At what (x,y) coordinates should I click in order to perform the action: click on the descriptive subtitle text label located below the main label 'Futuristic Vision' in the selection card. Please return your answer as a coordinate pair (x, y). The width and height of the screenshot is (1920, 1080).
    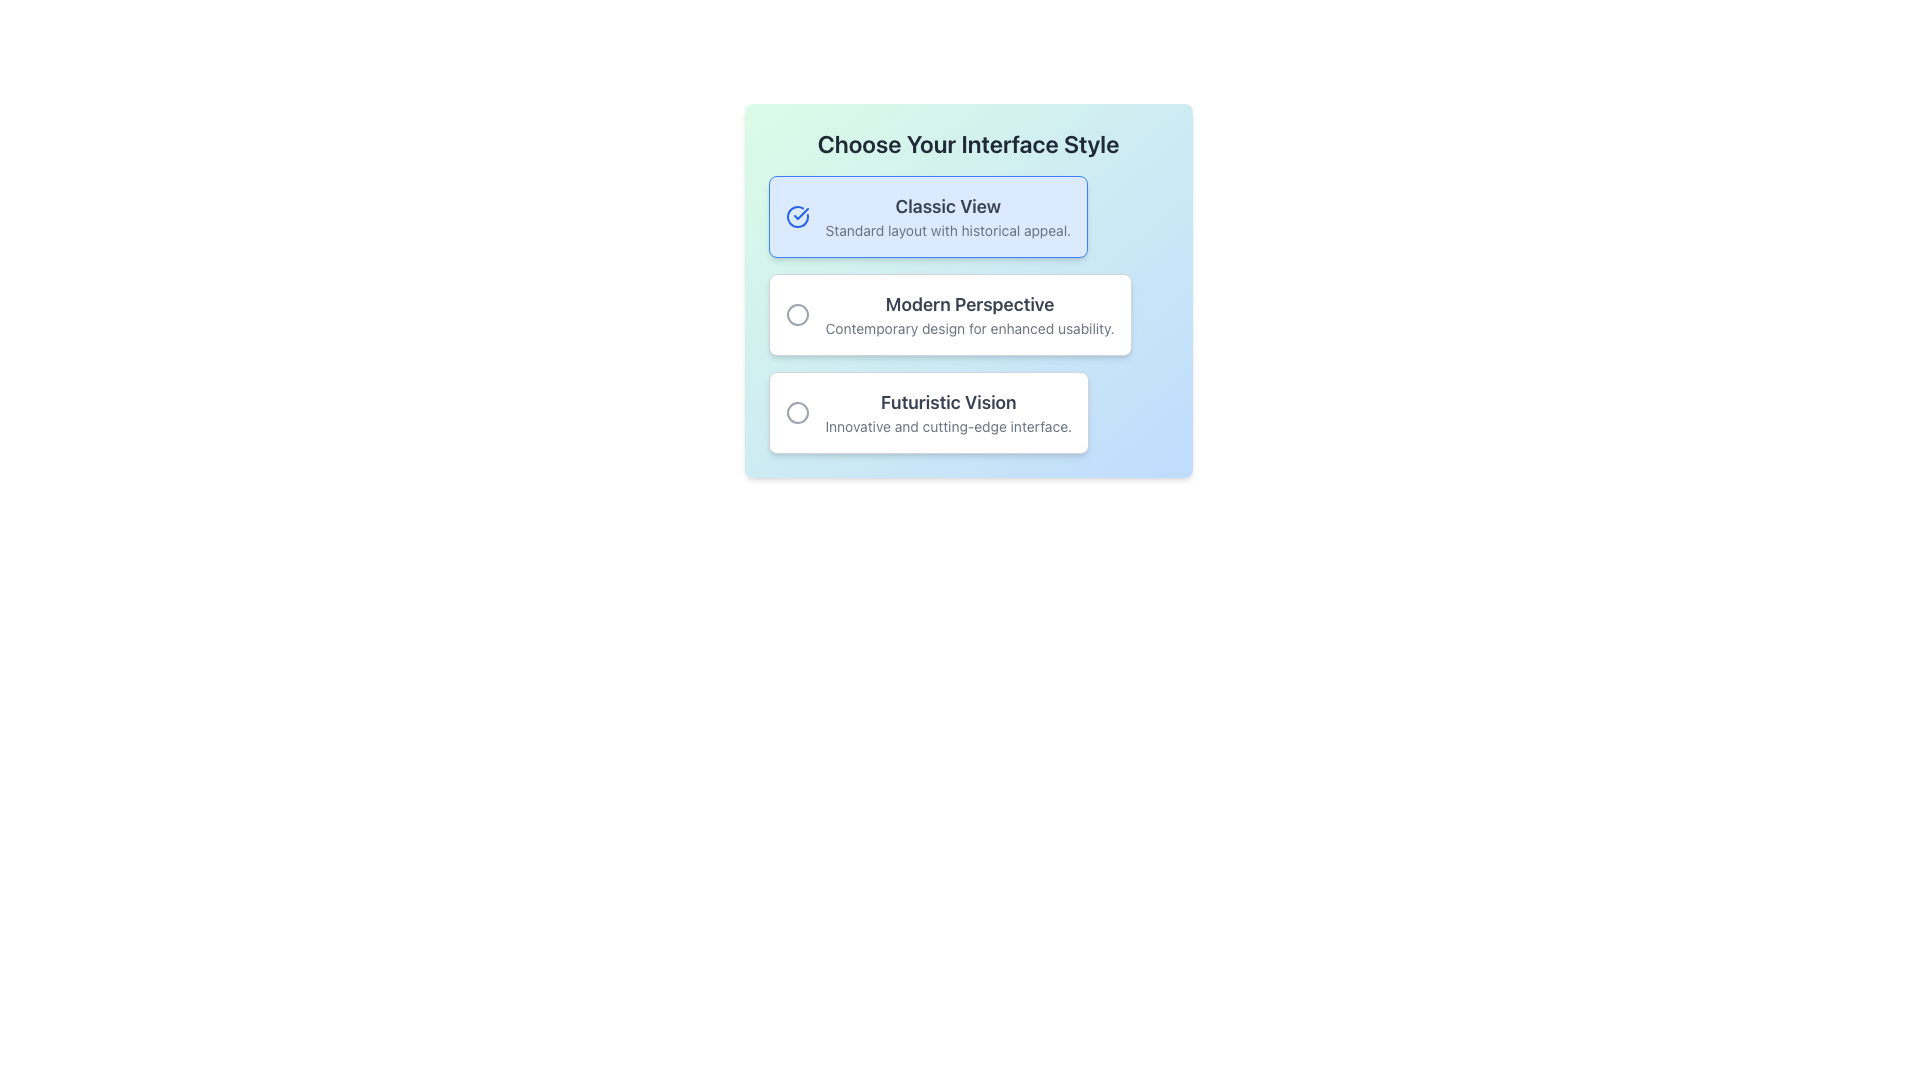
    Looking at the image, I should click on (947, 426).